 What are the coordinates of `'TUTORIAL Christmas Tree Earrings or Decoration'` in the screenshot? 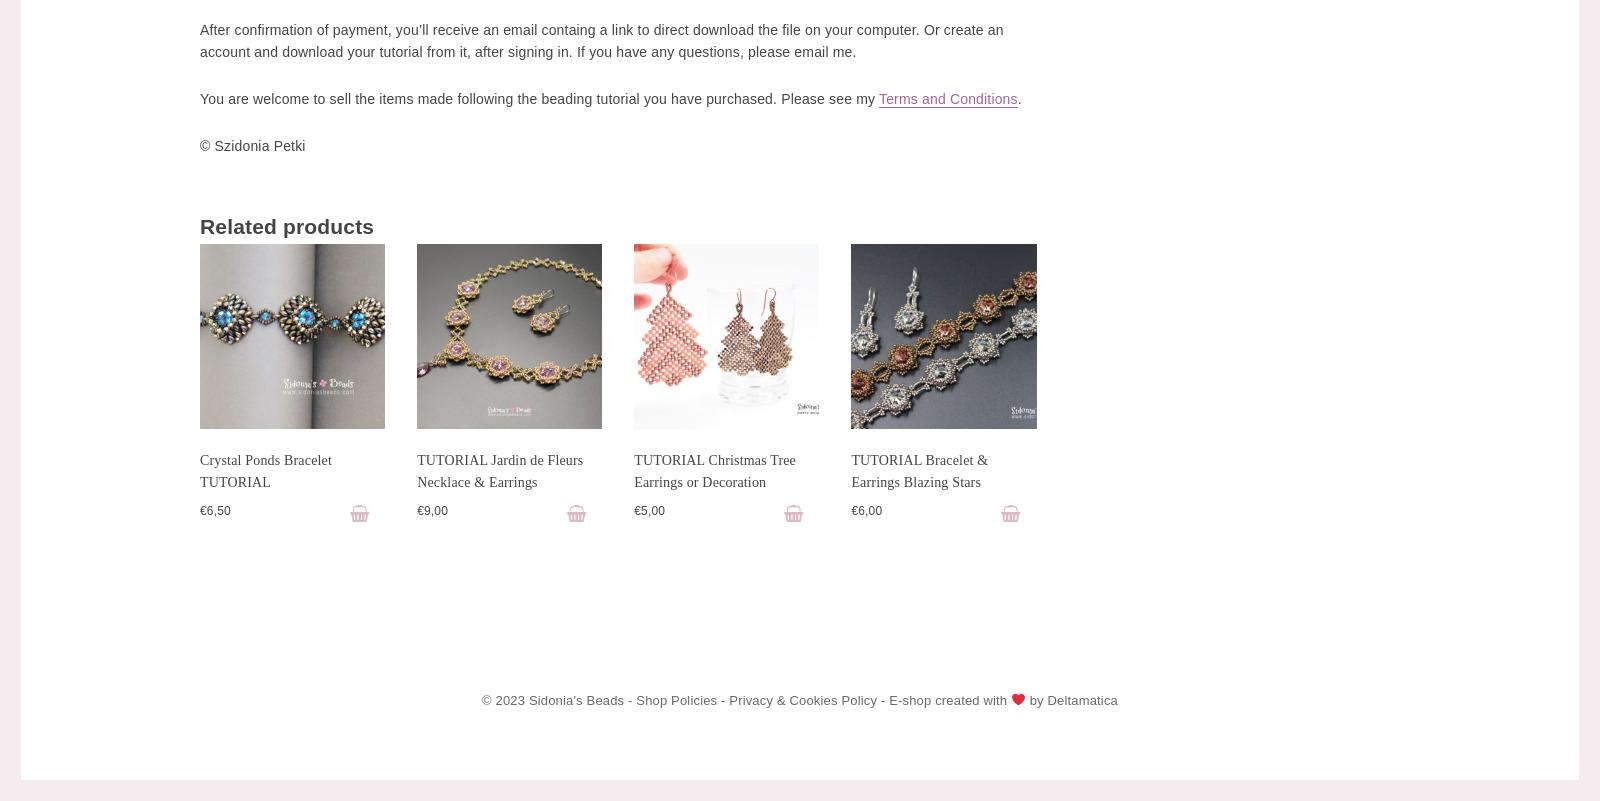 It's located at (715, 470).